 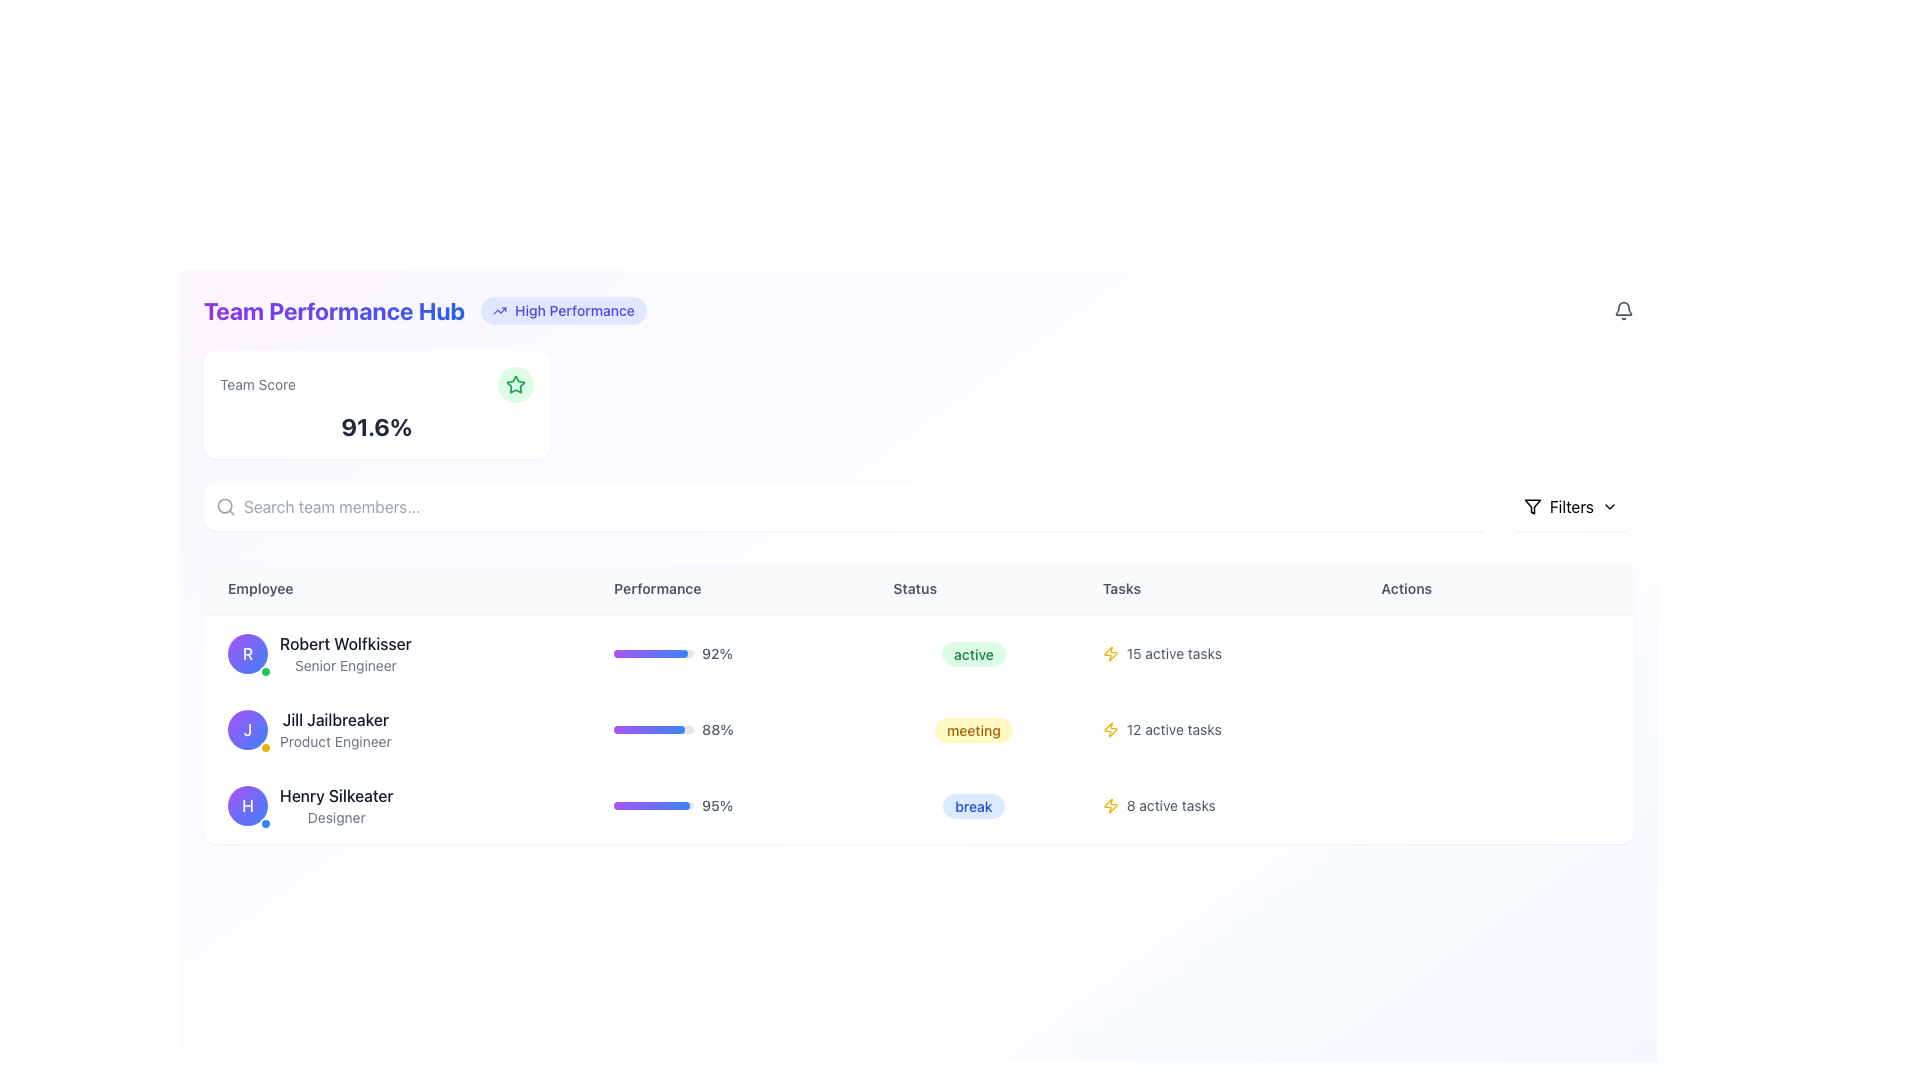 What do you see at coordinates (1109, 729) in the screenshot?
I see `the Icon in the 'Tasks' column that represents a task associated with 'Robert Wolfkisser', located to the right of the 'Status' section and to the left of the 'Actions' column` at bounding box center [1109, 729].